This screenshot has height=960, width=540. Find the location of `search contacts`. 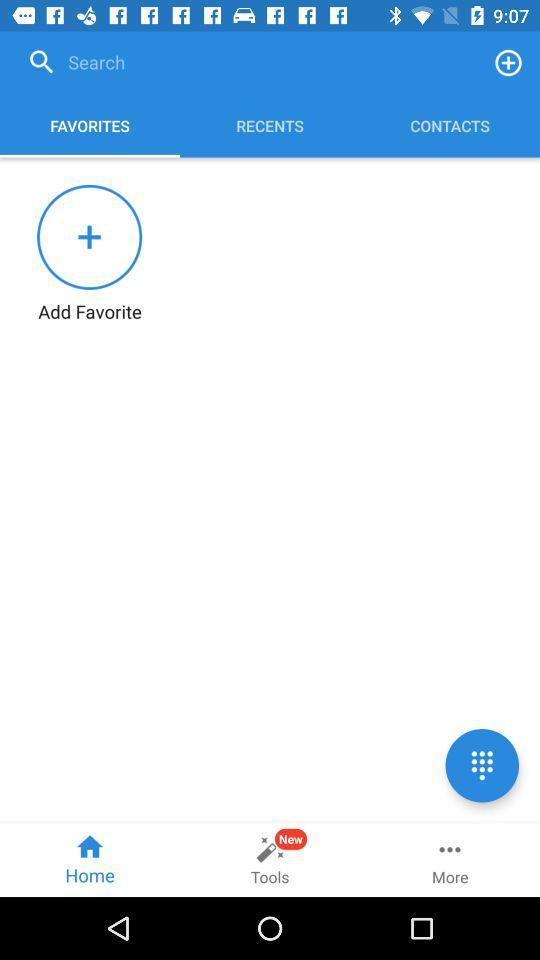

search contacts is located at coordinates (248, 62).